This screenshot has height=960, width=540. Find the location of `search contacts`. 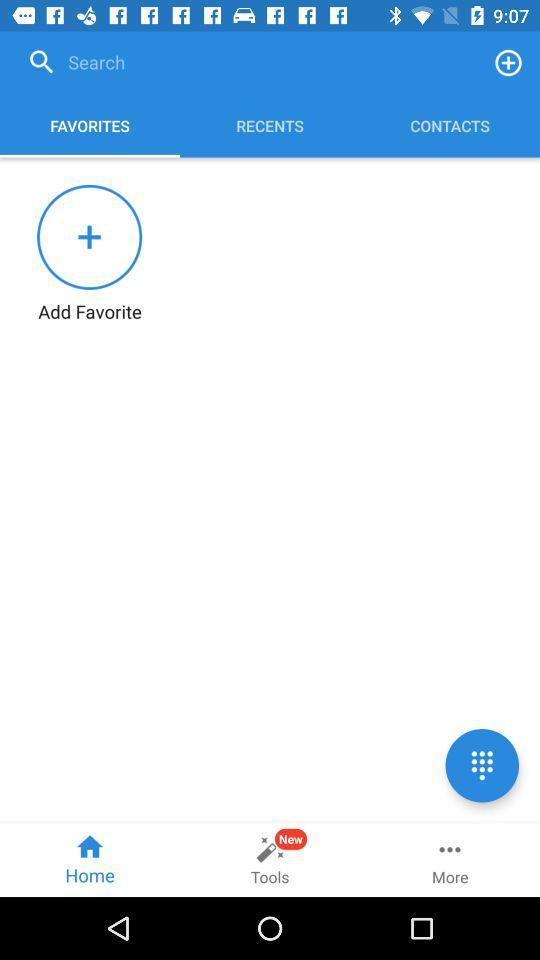

search contacts is located at coordinates (248, 62).